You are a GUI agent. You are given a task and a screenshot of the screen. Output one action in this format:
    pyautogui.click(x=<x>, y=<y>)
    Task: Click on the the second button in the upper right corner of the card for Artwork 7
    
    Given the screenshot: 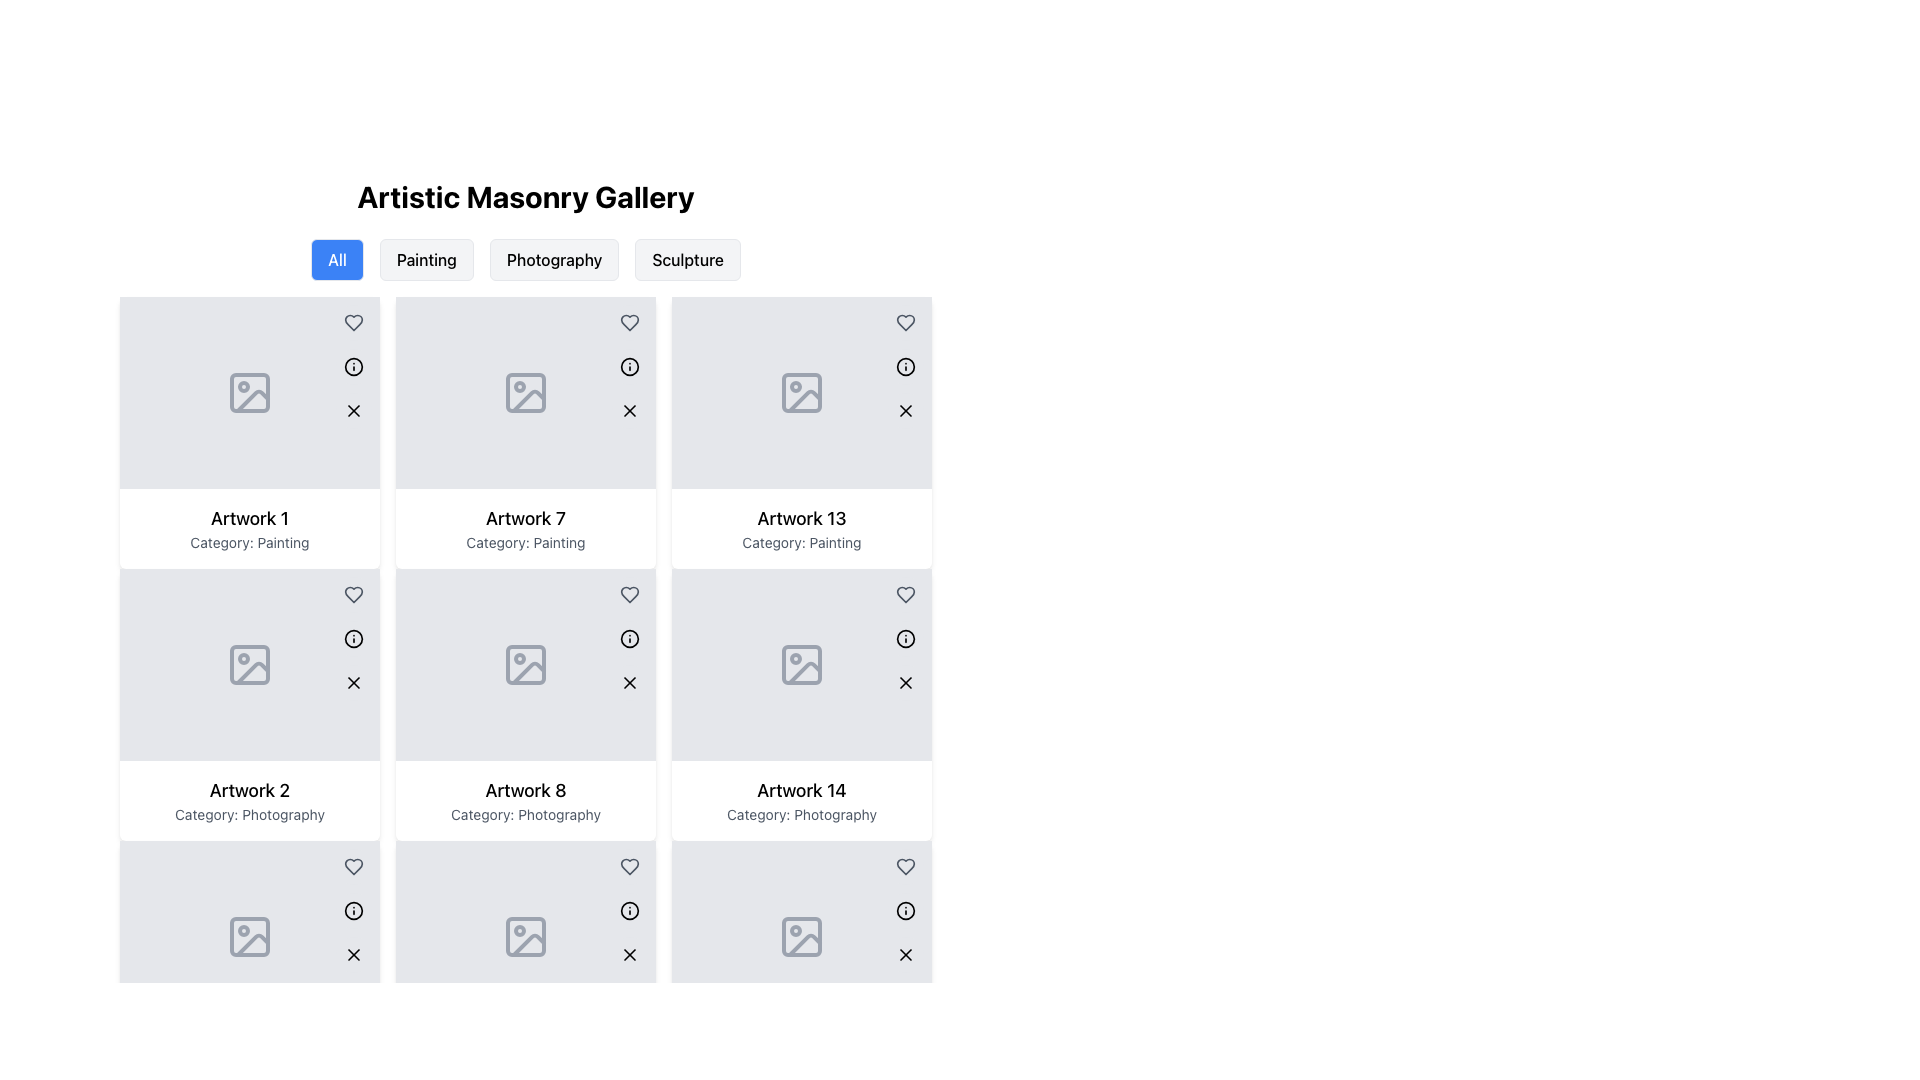 What is the action you would take?
    pyautogui.click(x=628, y=366)
    